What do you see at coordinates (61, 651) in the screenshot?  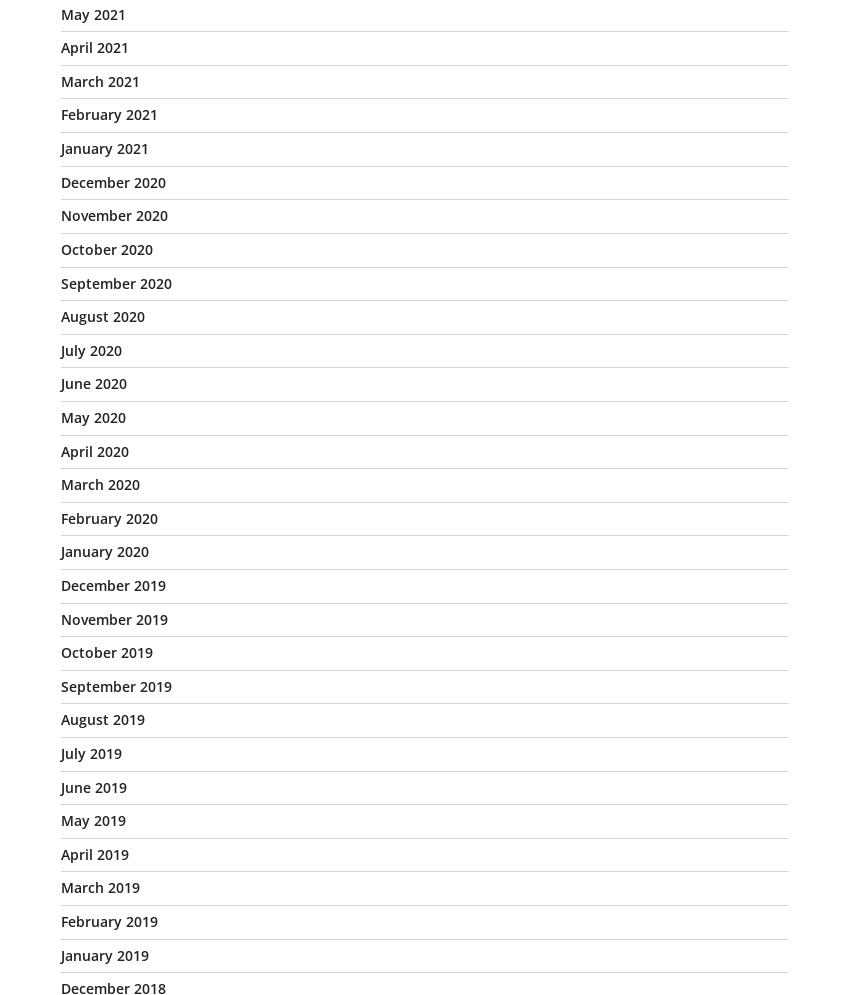 I see `'October 2019'` at bounding box center [61, 651].